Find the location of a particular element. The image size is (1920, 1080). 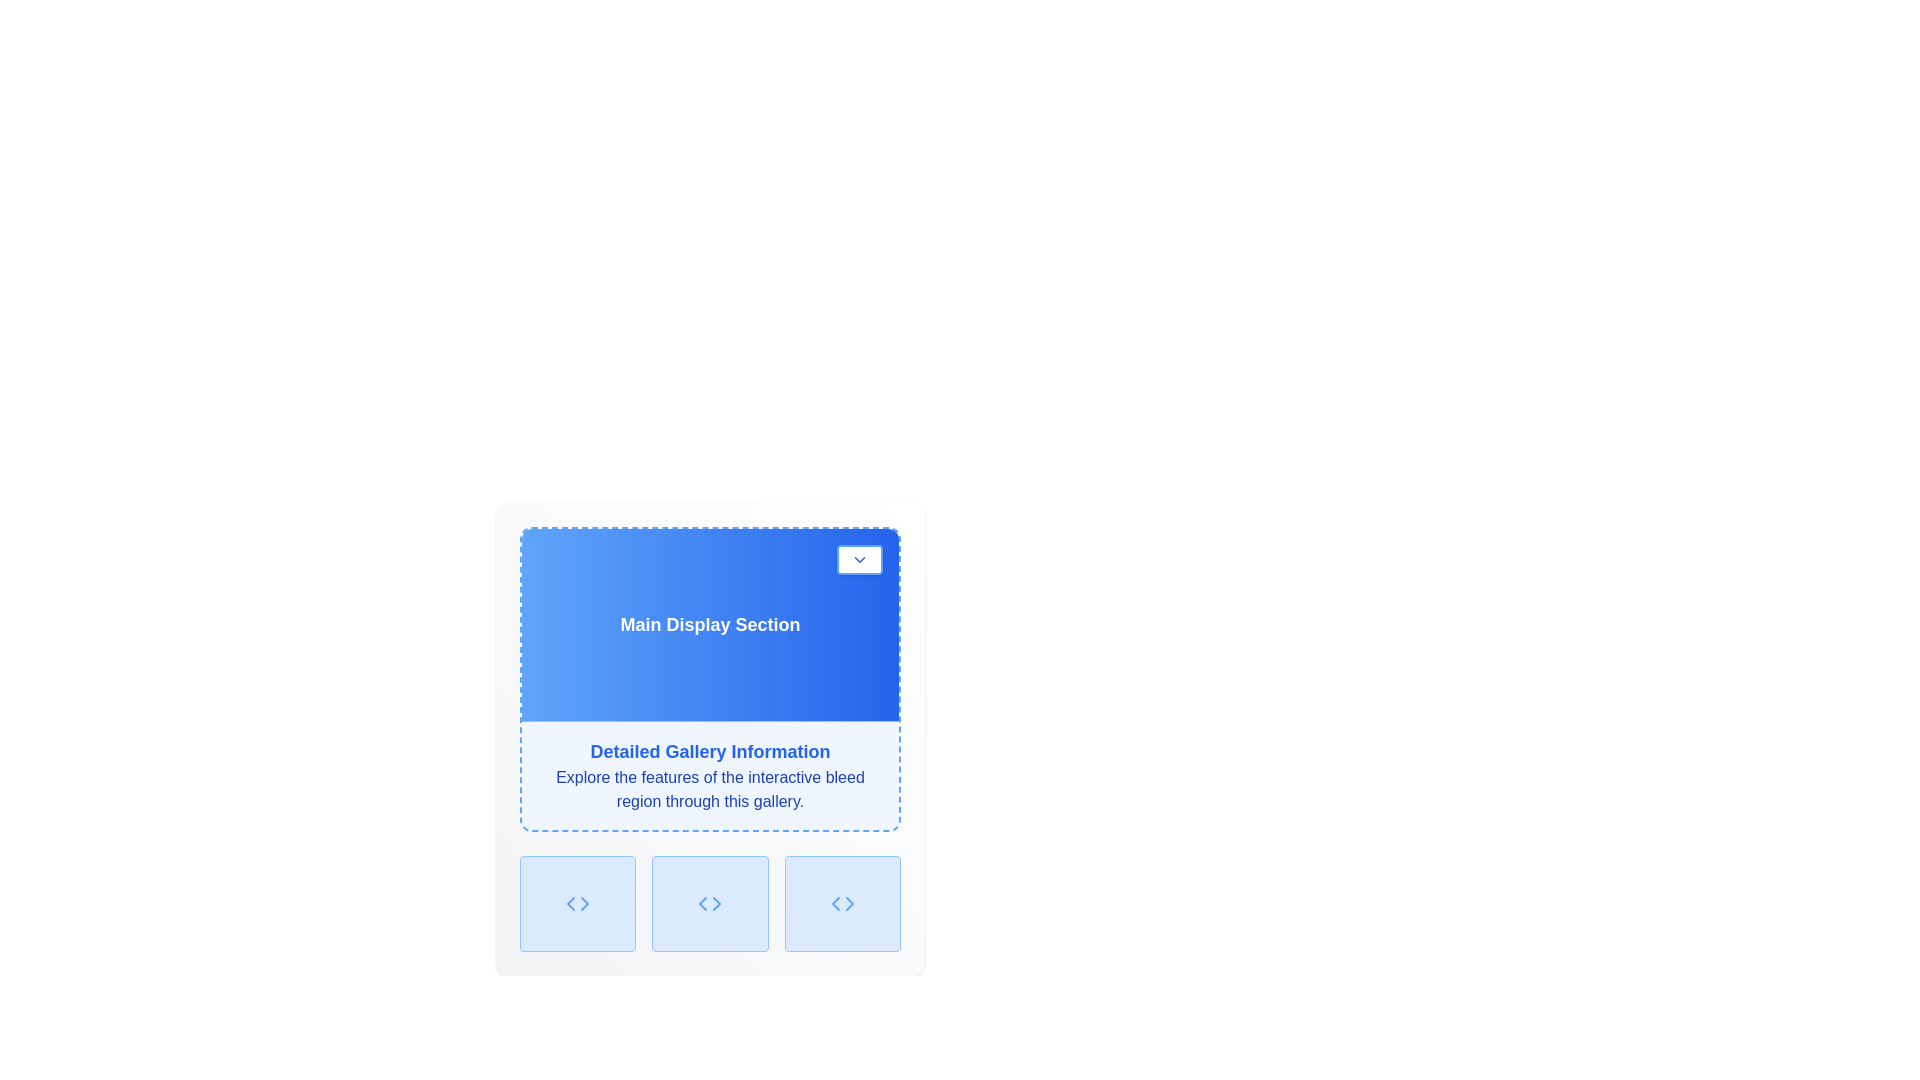

informational text block located below the 'Main Display Section' header, which features bold white text on a gradient blue background is located at coordinates (710, 739).